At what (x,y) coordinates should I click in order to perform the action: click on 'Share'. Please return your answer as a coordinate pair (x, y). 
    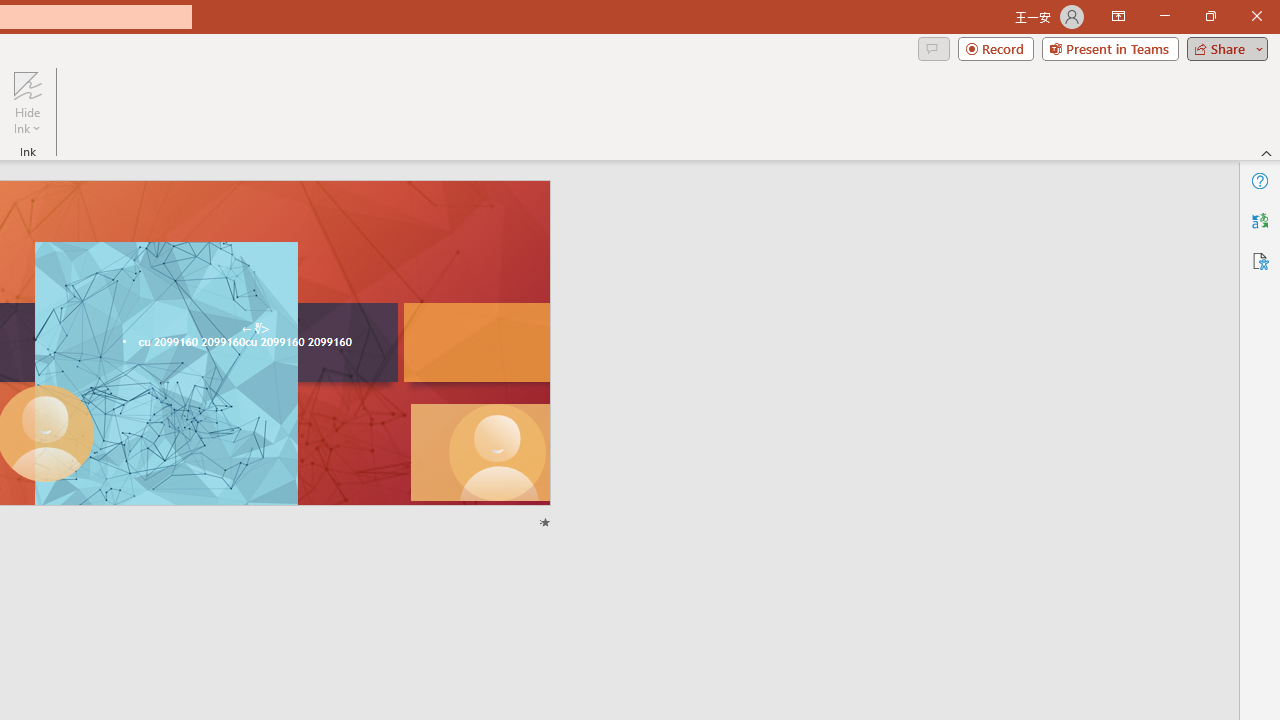
    Looking at the image, I should click on (1222, 47).